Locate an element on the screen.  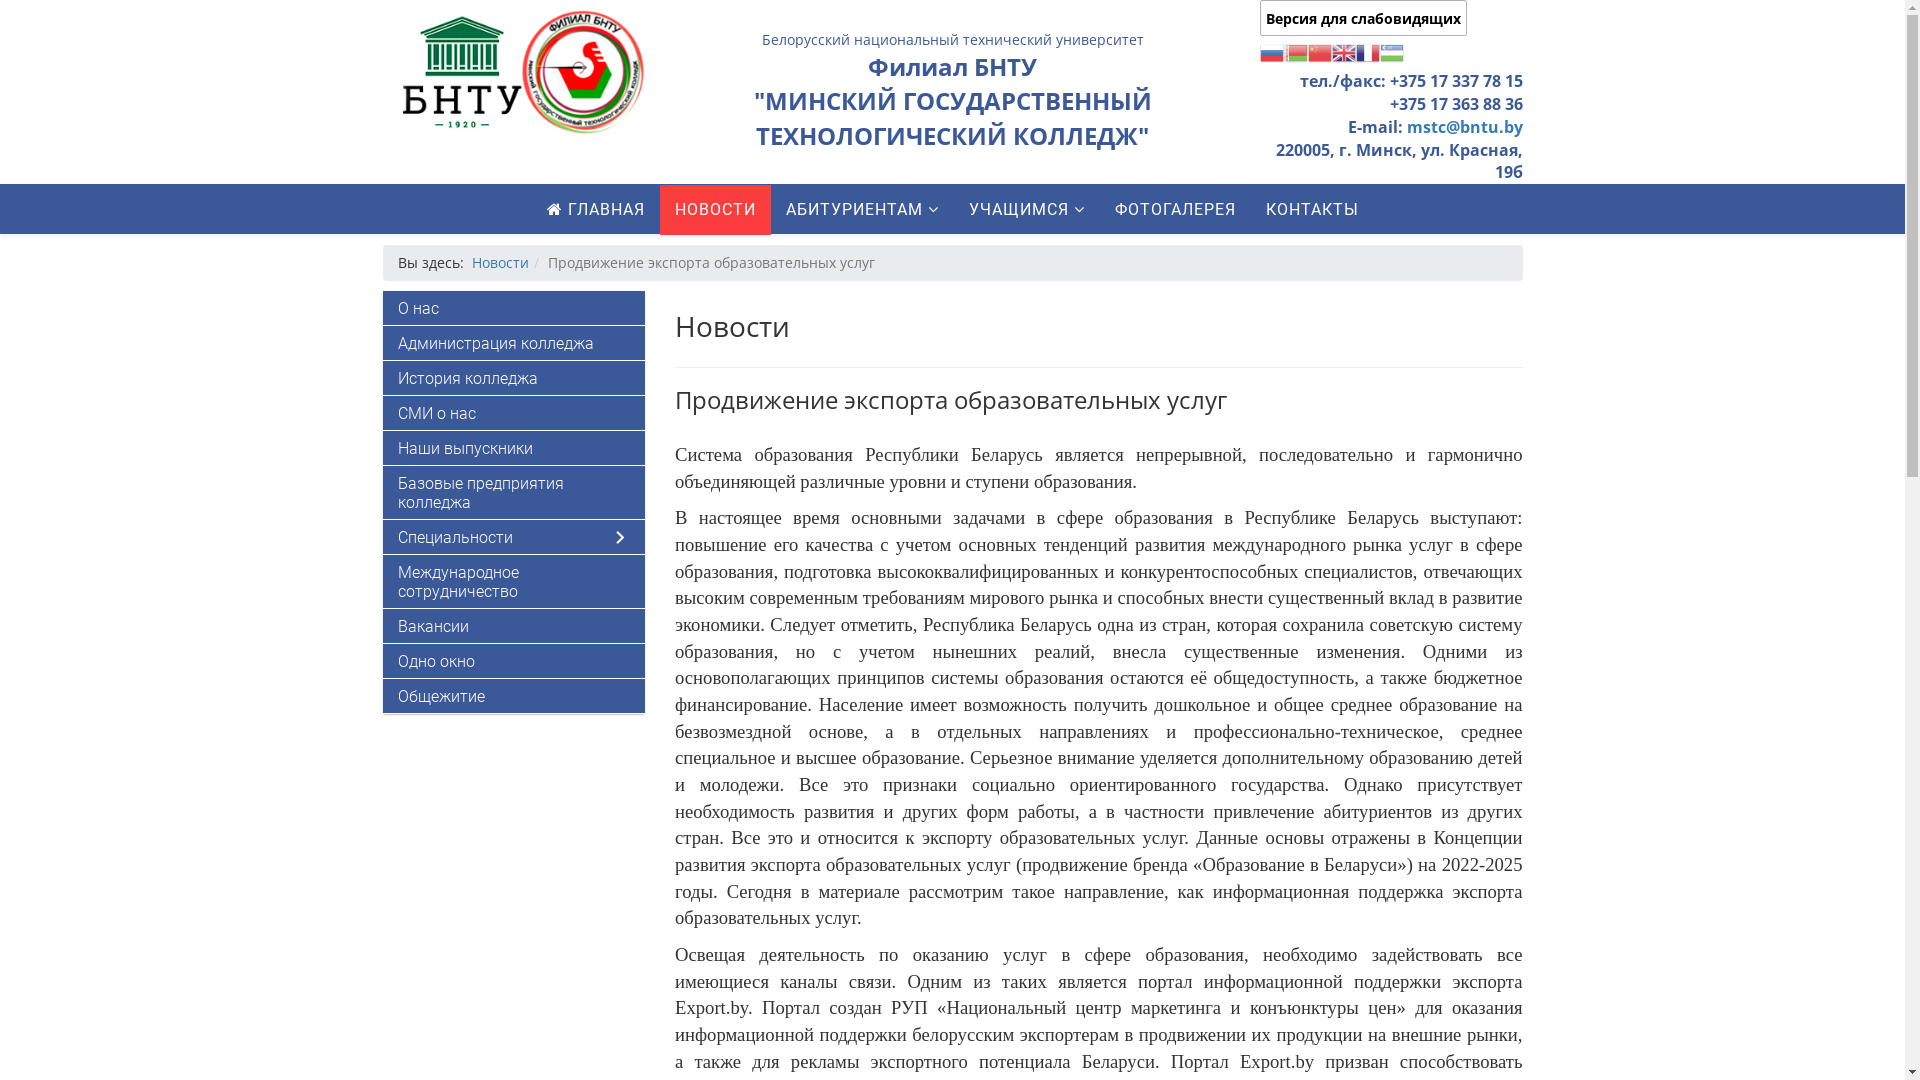
'Uzbek' is located at coordinates (1391, 50).